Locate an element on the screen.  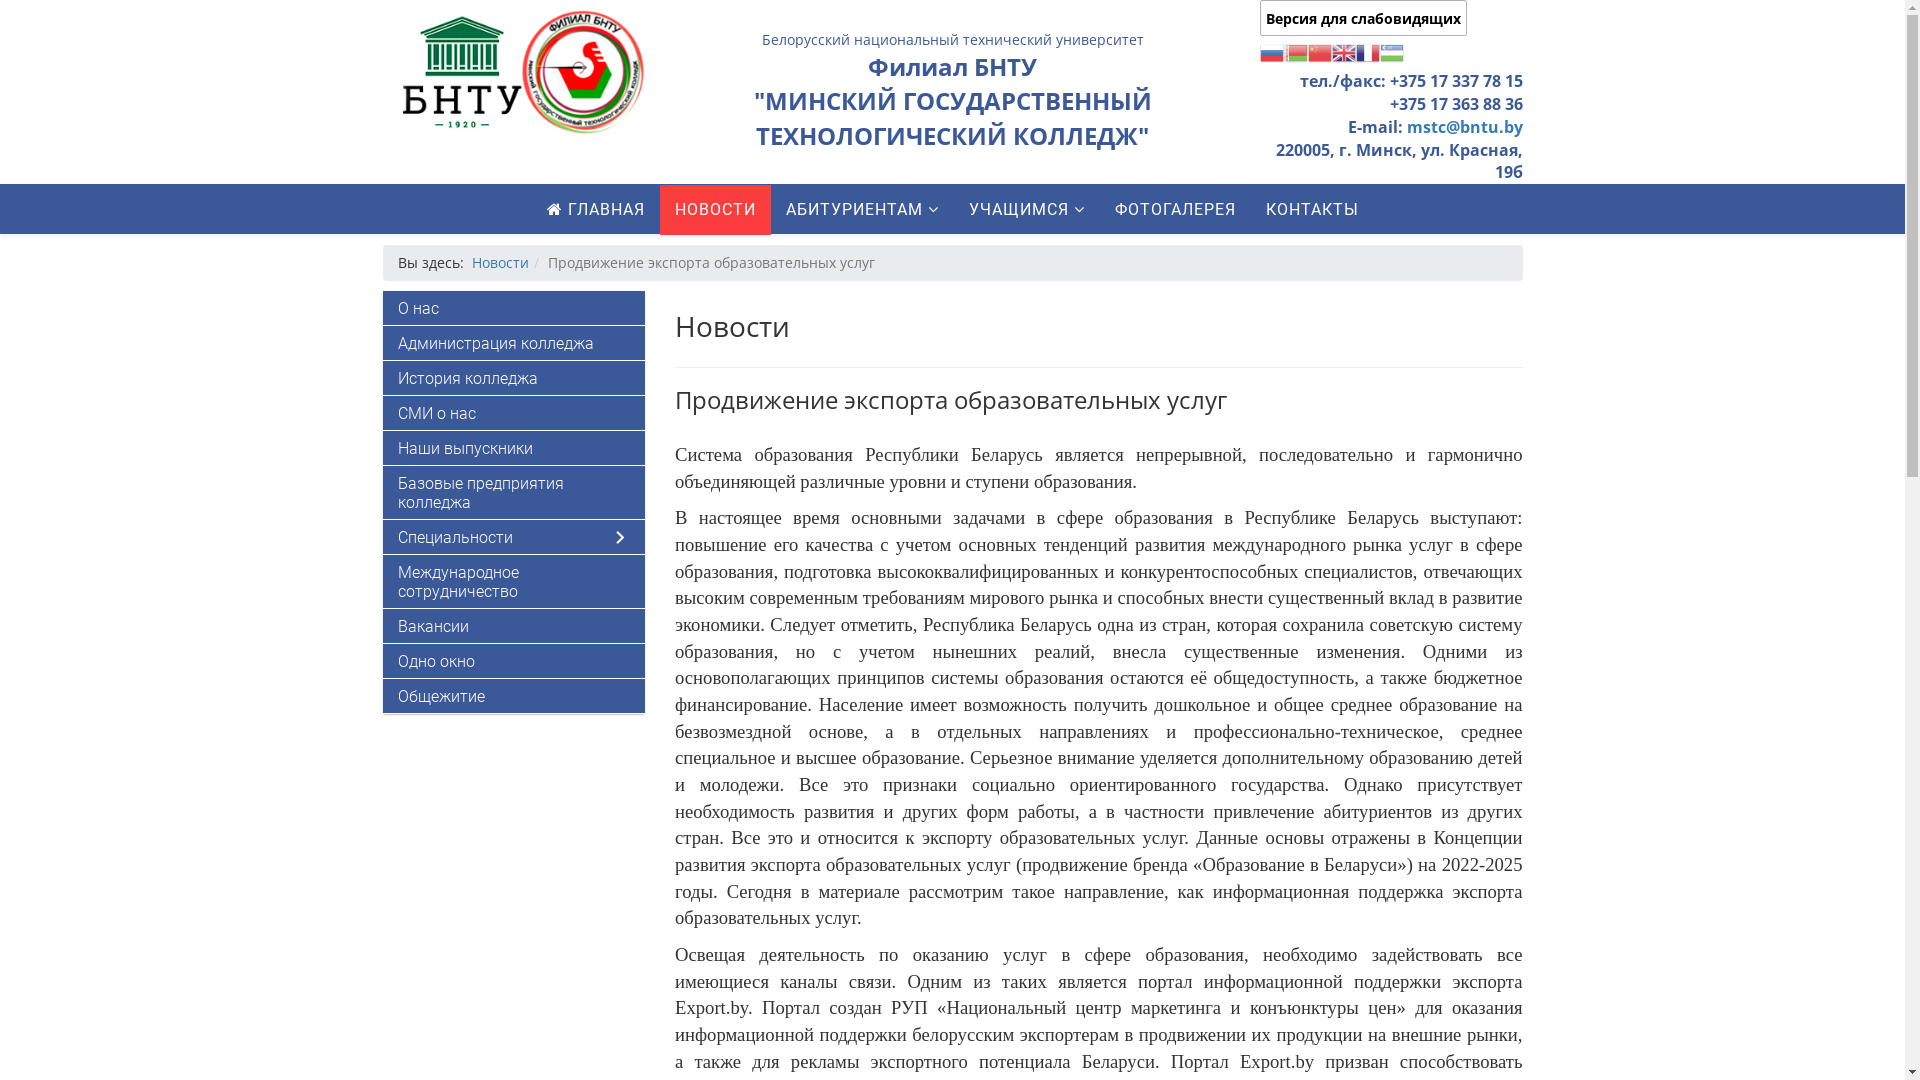
'Uzbek' is located at coordinates (1391, 50).